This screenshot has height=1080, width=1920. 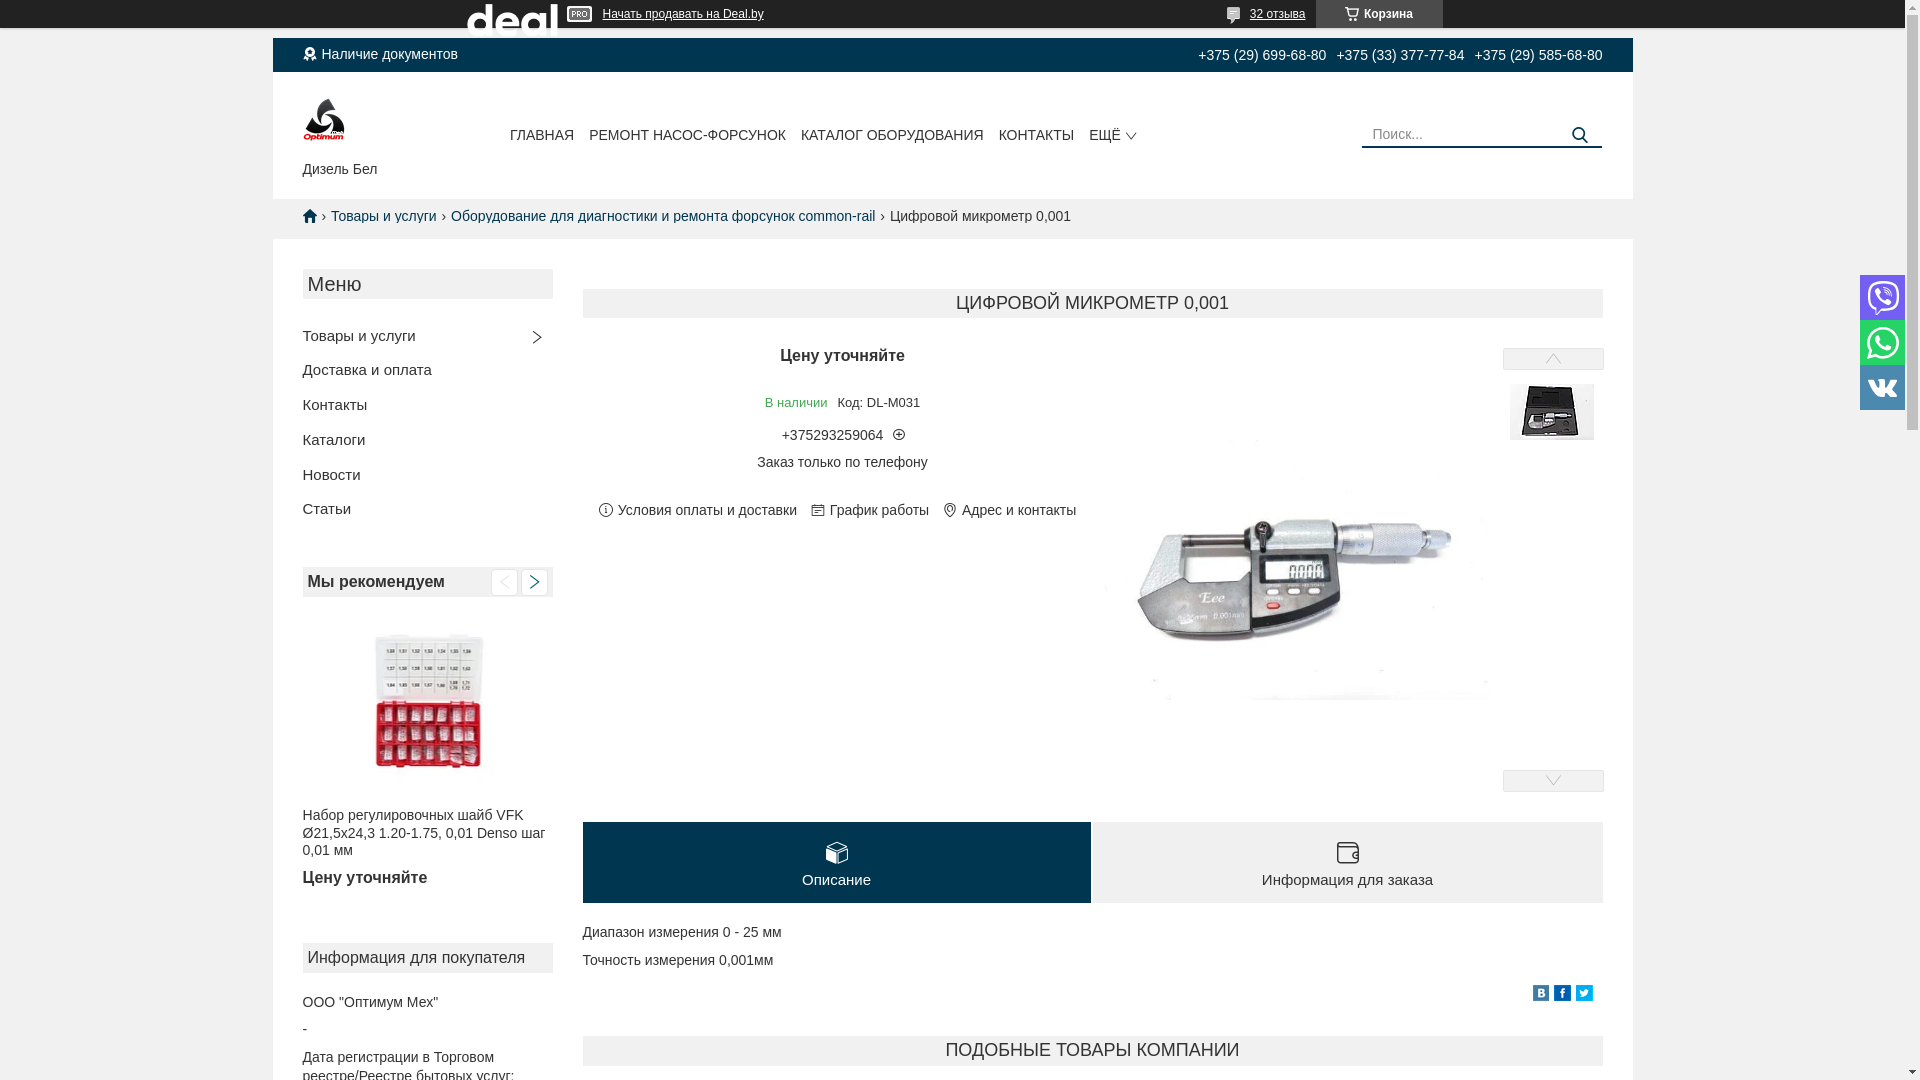 I want to click on 'facebook', so click(x=1561, y=995).